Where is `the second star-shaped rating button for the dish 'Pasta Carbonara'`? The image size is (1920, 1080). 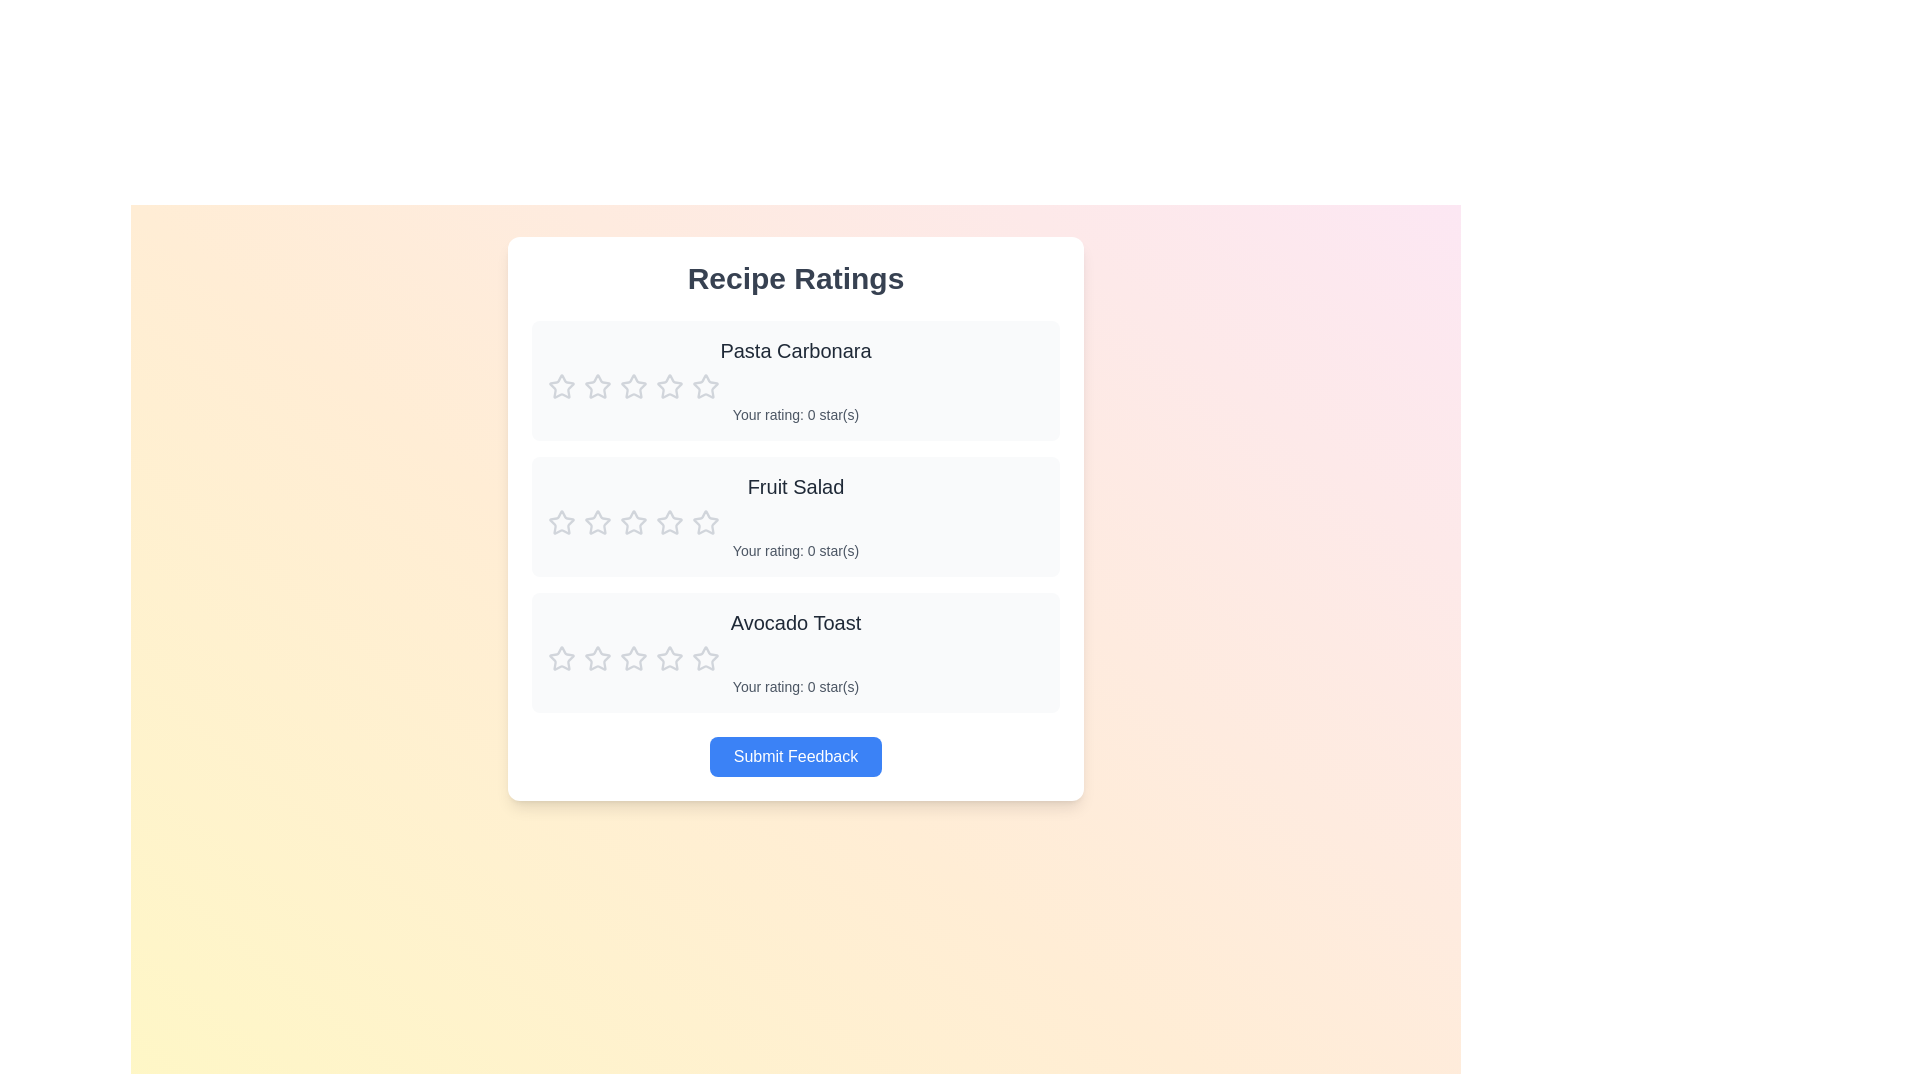 the second star-shaped rating button for the dish 'Pasta Carbonara' is located at coordinates (632, 386).